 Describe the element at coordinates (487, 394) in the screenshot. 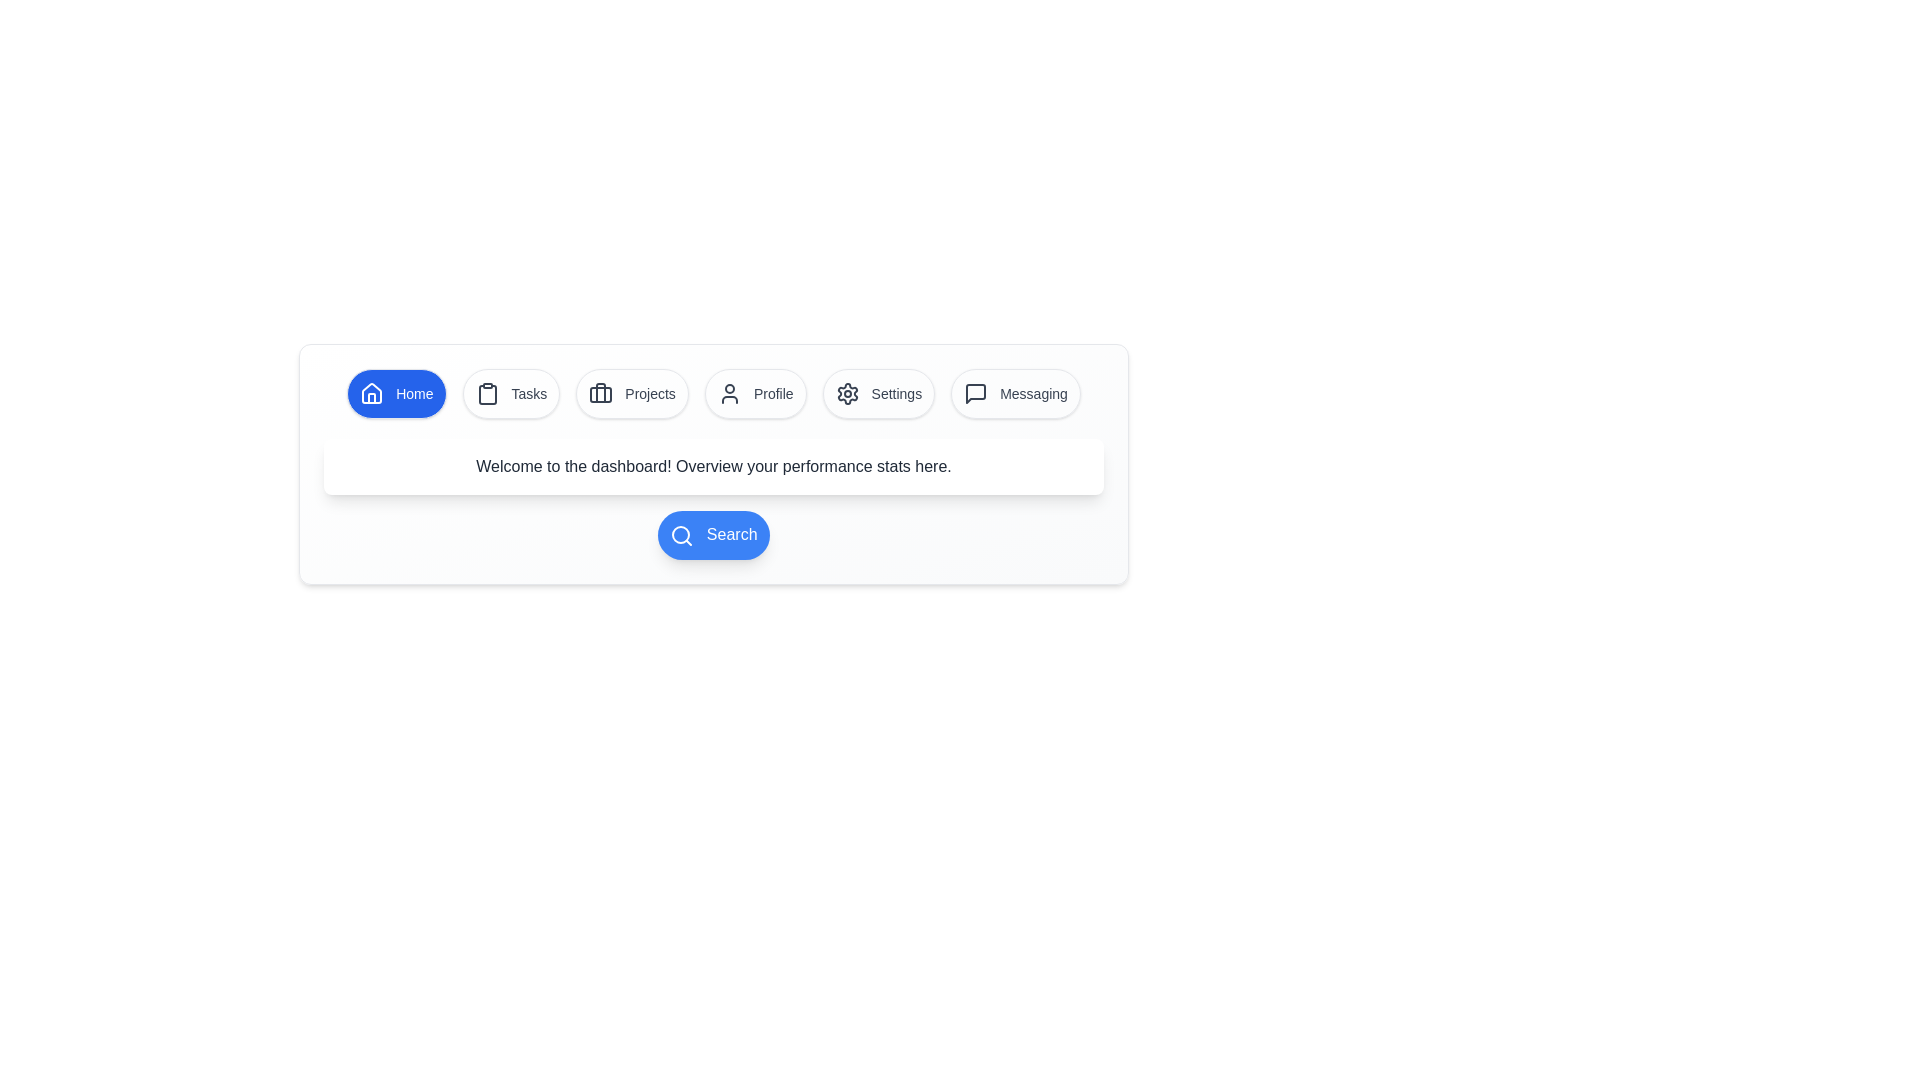

I see `the clipboard icon, which is a rectangular outlined icon with a handle at the top, positioned towards the center of the interface` at that location.